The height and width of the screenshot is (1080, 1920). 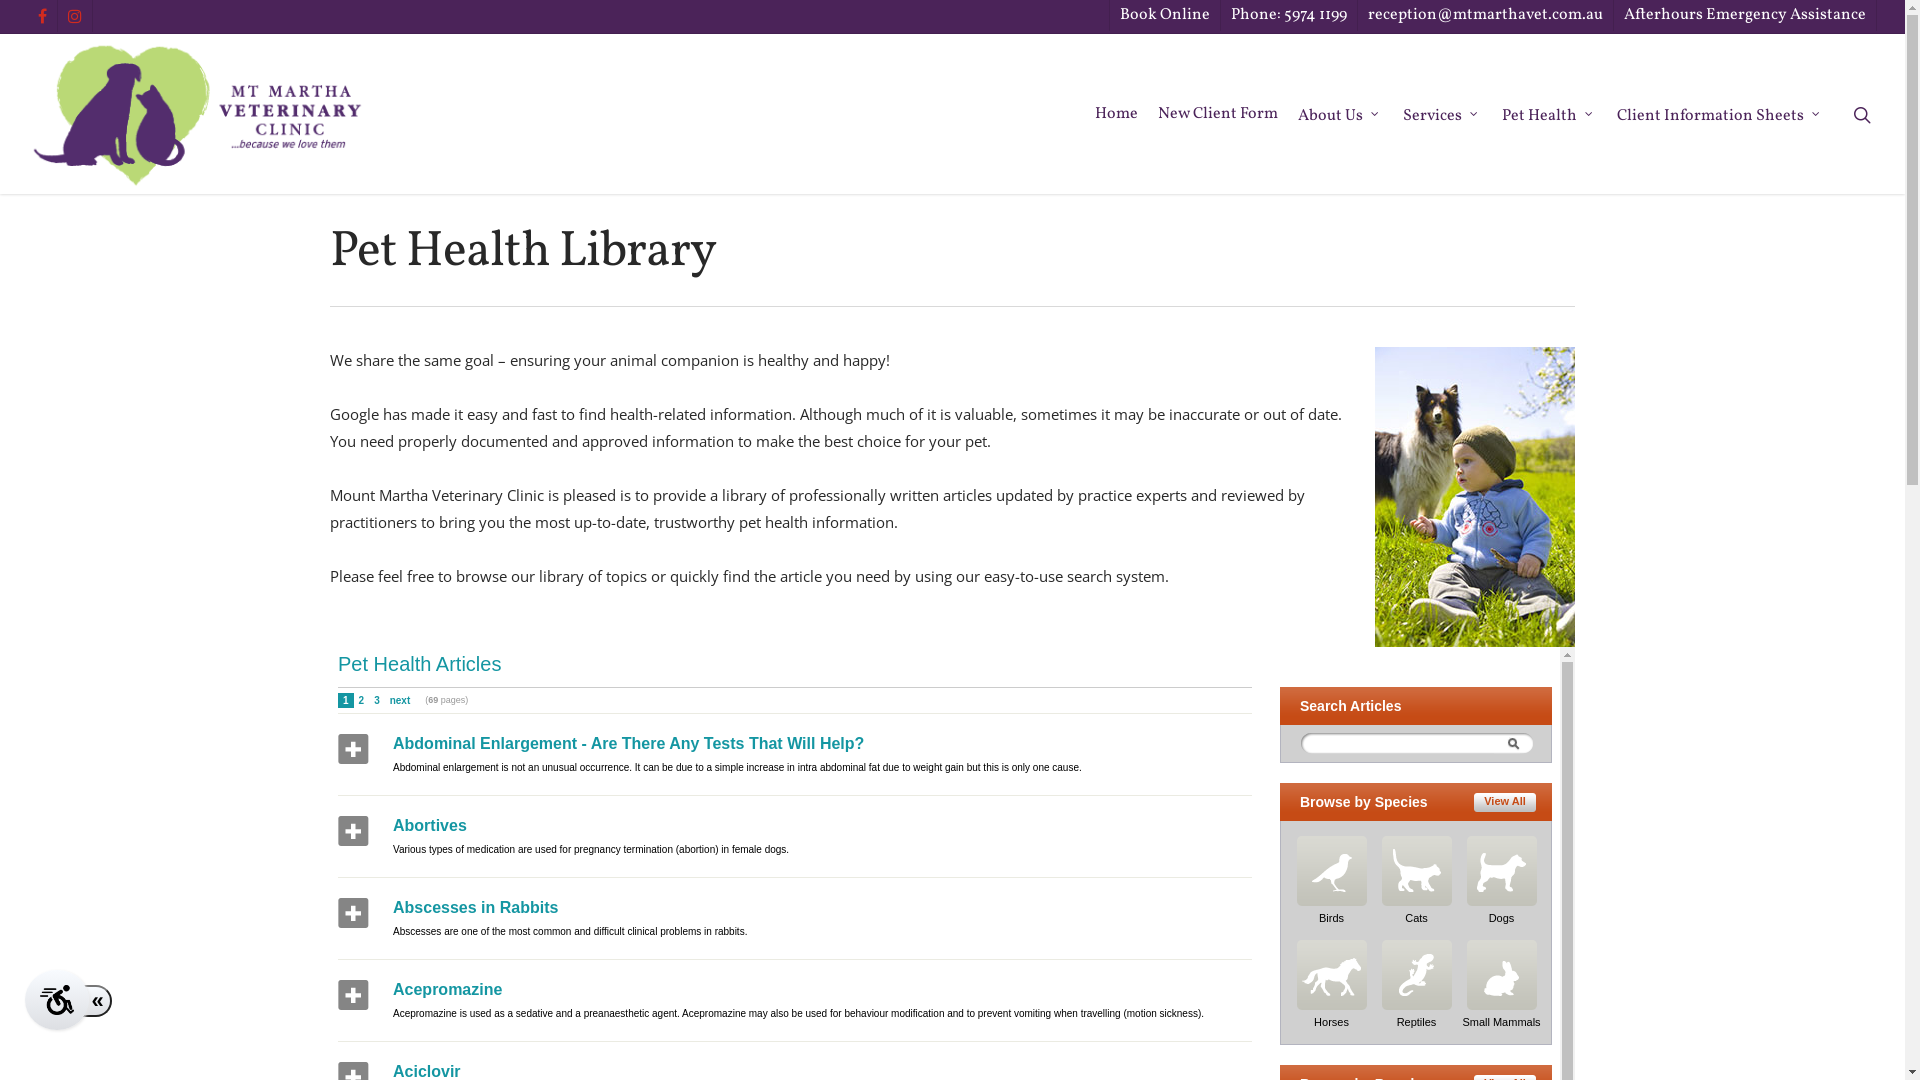 I want to click on 'Services', so click(x=1442, y=114).